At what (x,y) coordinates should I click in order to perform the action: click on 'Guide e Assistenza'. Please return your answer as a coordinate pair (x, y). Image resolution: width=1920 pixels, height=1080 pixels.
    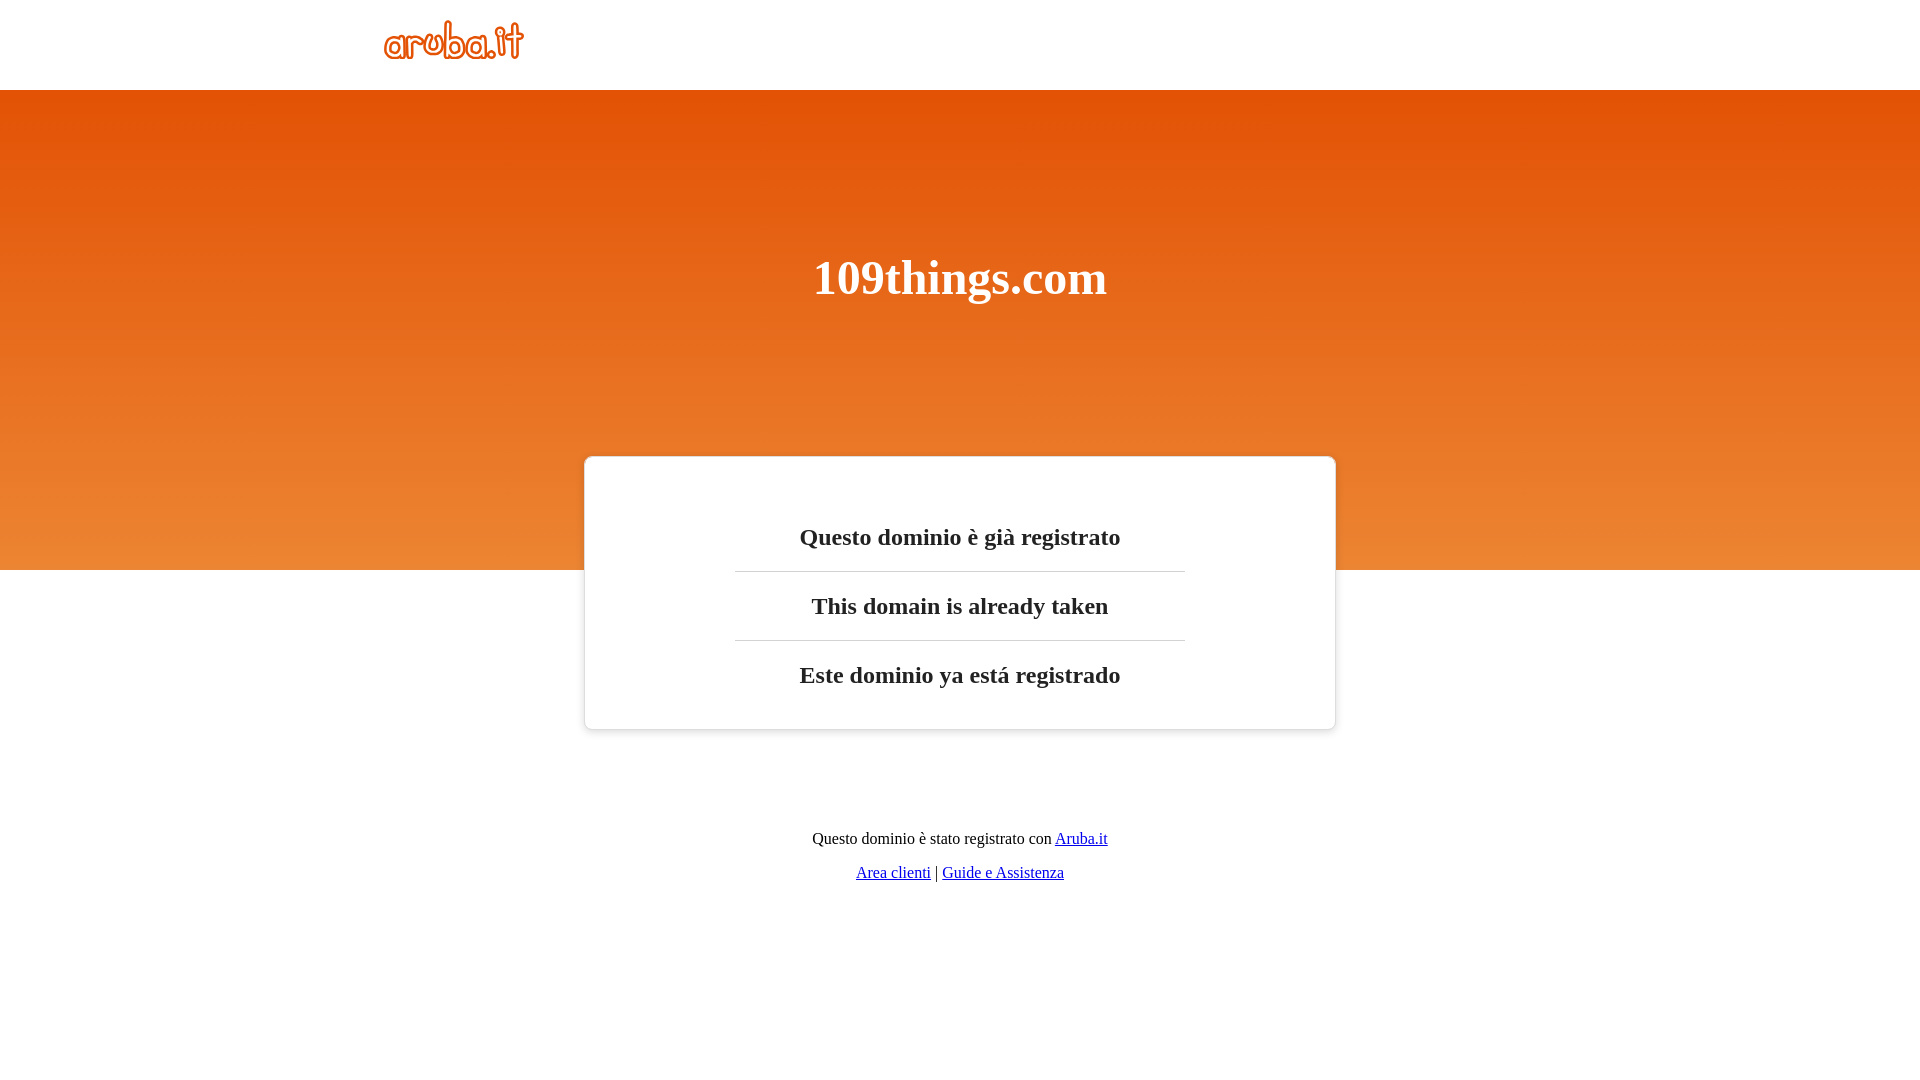
    Looking at the image, I should click on (940, 871).